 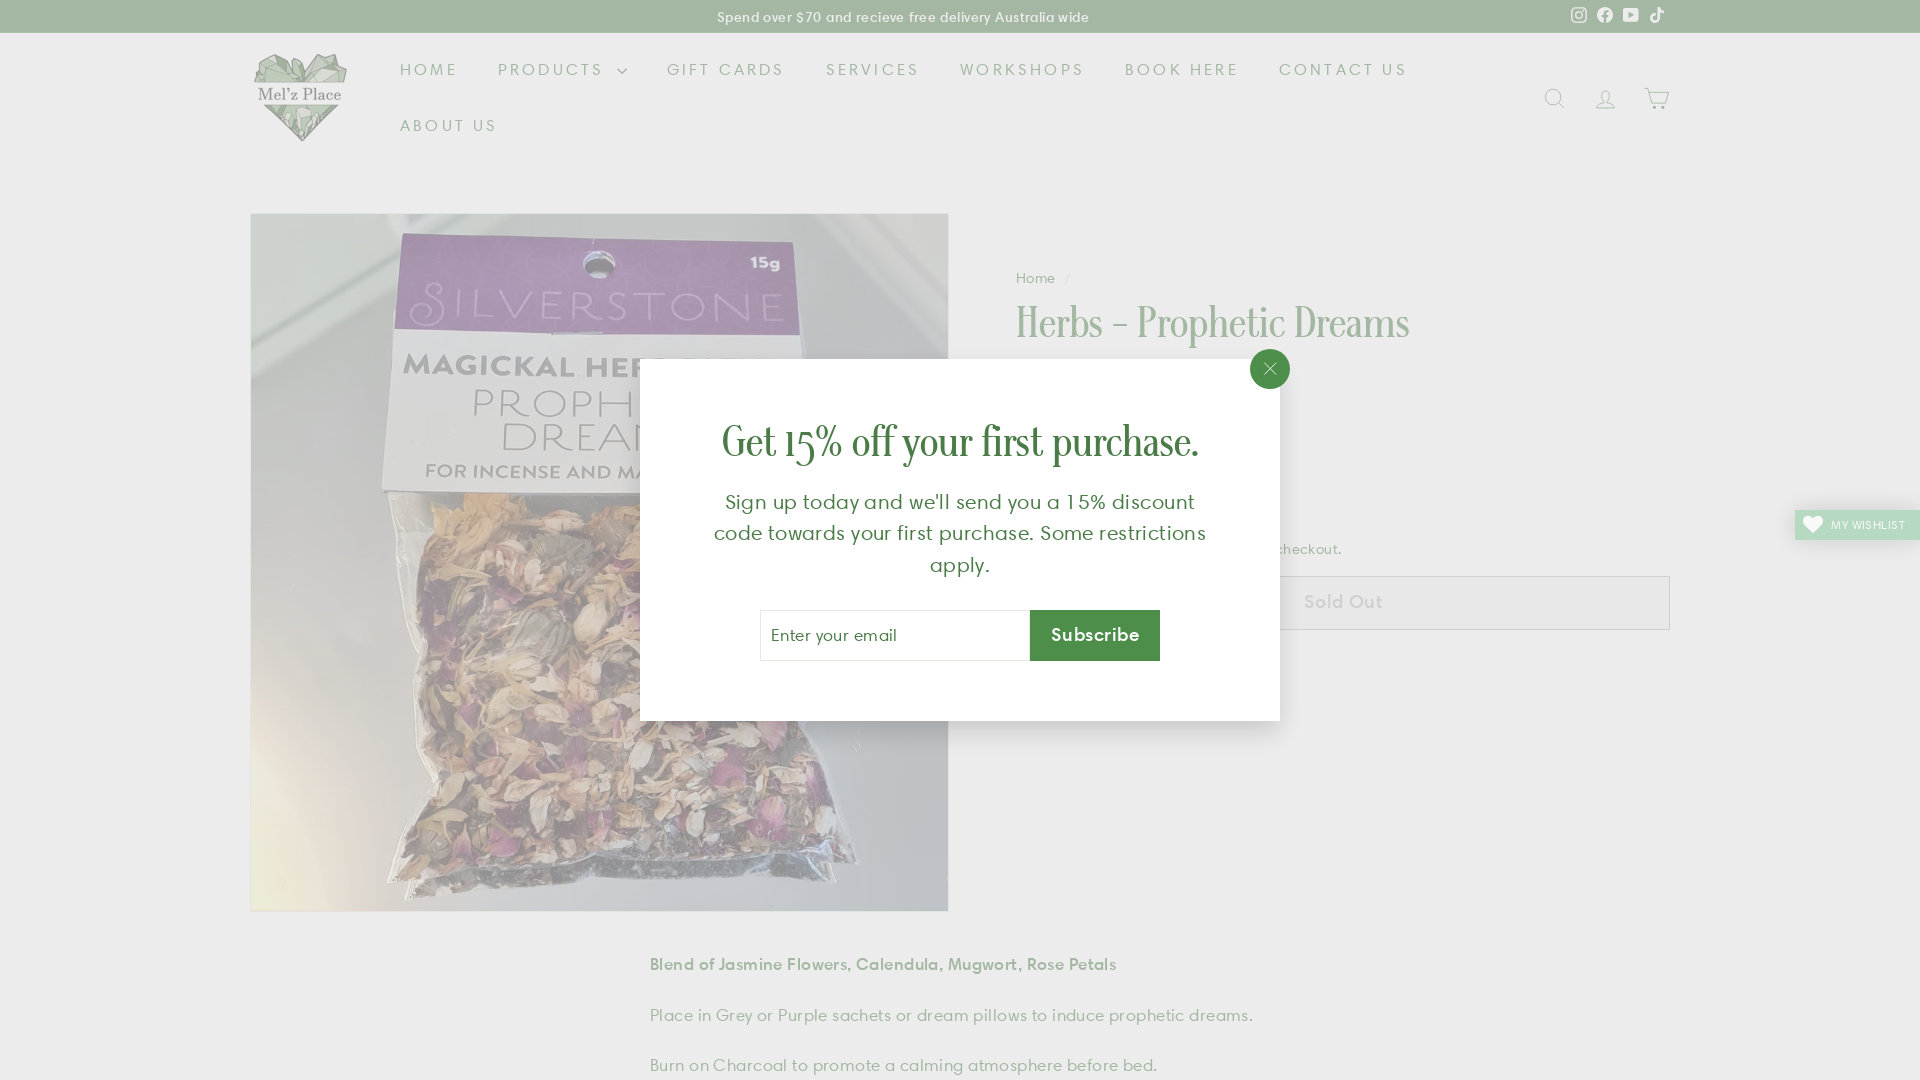 What do you see at coordinates (1022, 68) in the screenshot?
I see `'WORKSHOPS'` at bounding box center [1022, 68].